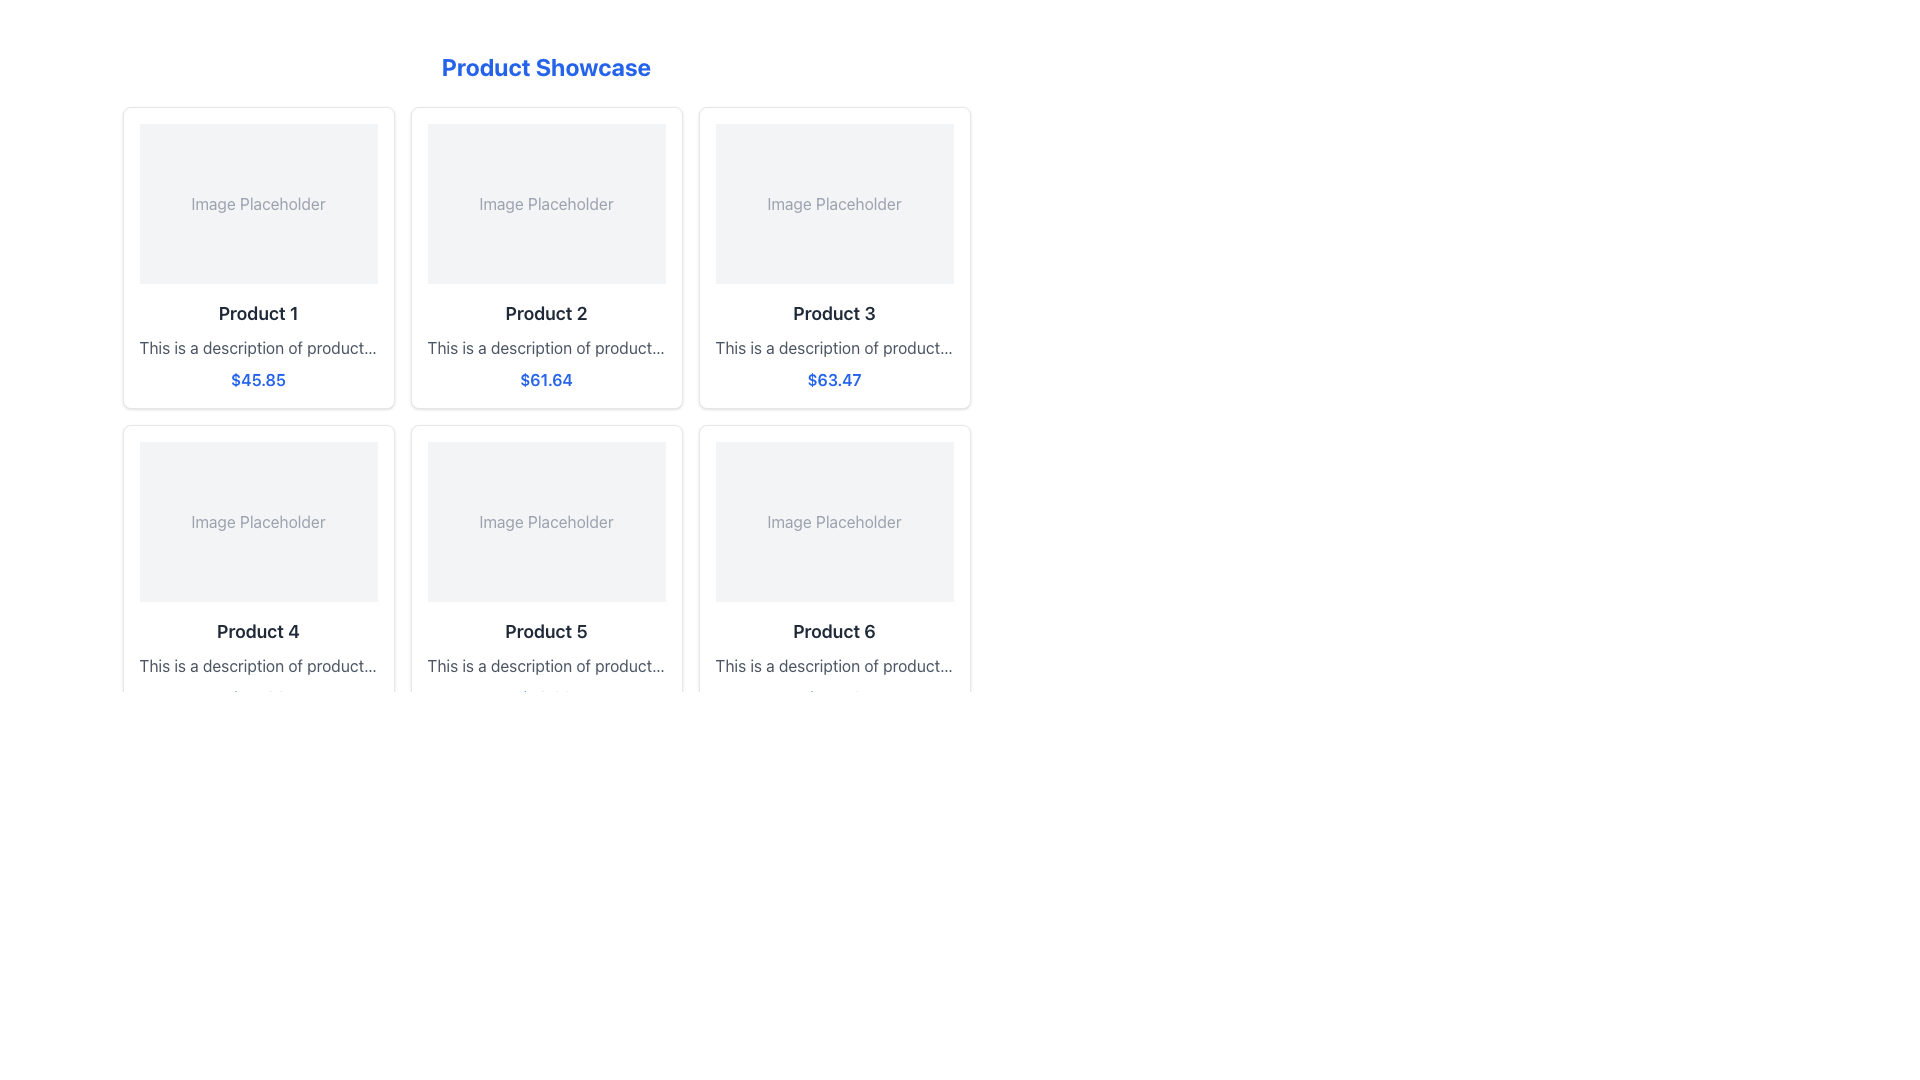 The image size is (1920, 1080). I want to click on the text element that provides a summary for 'Product 4', located below the product name and above the product price in the visual card representation, so click(257, 666).